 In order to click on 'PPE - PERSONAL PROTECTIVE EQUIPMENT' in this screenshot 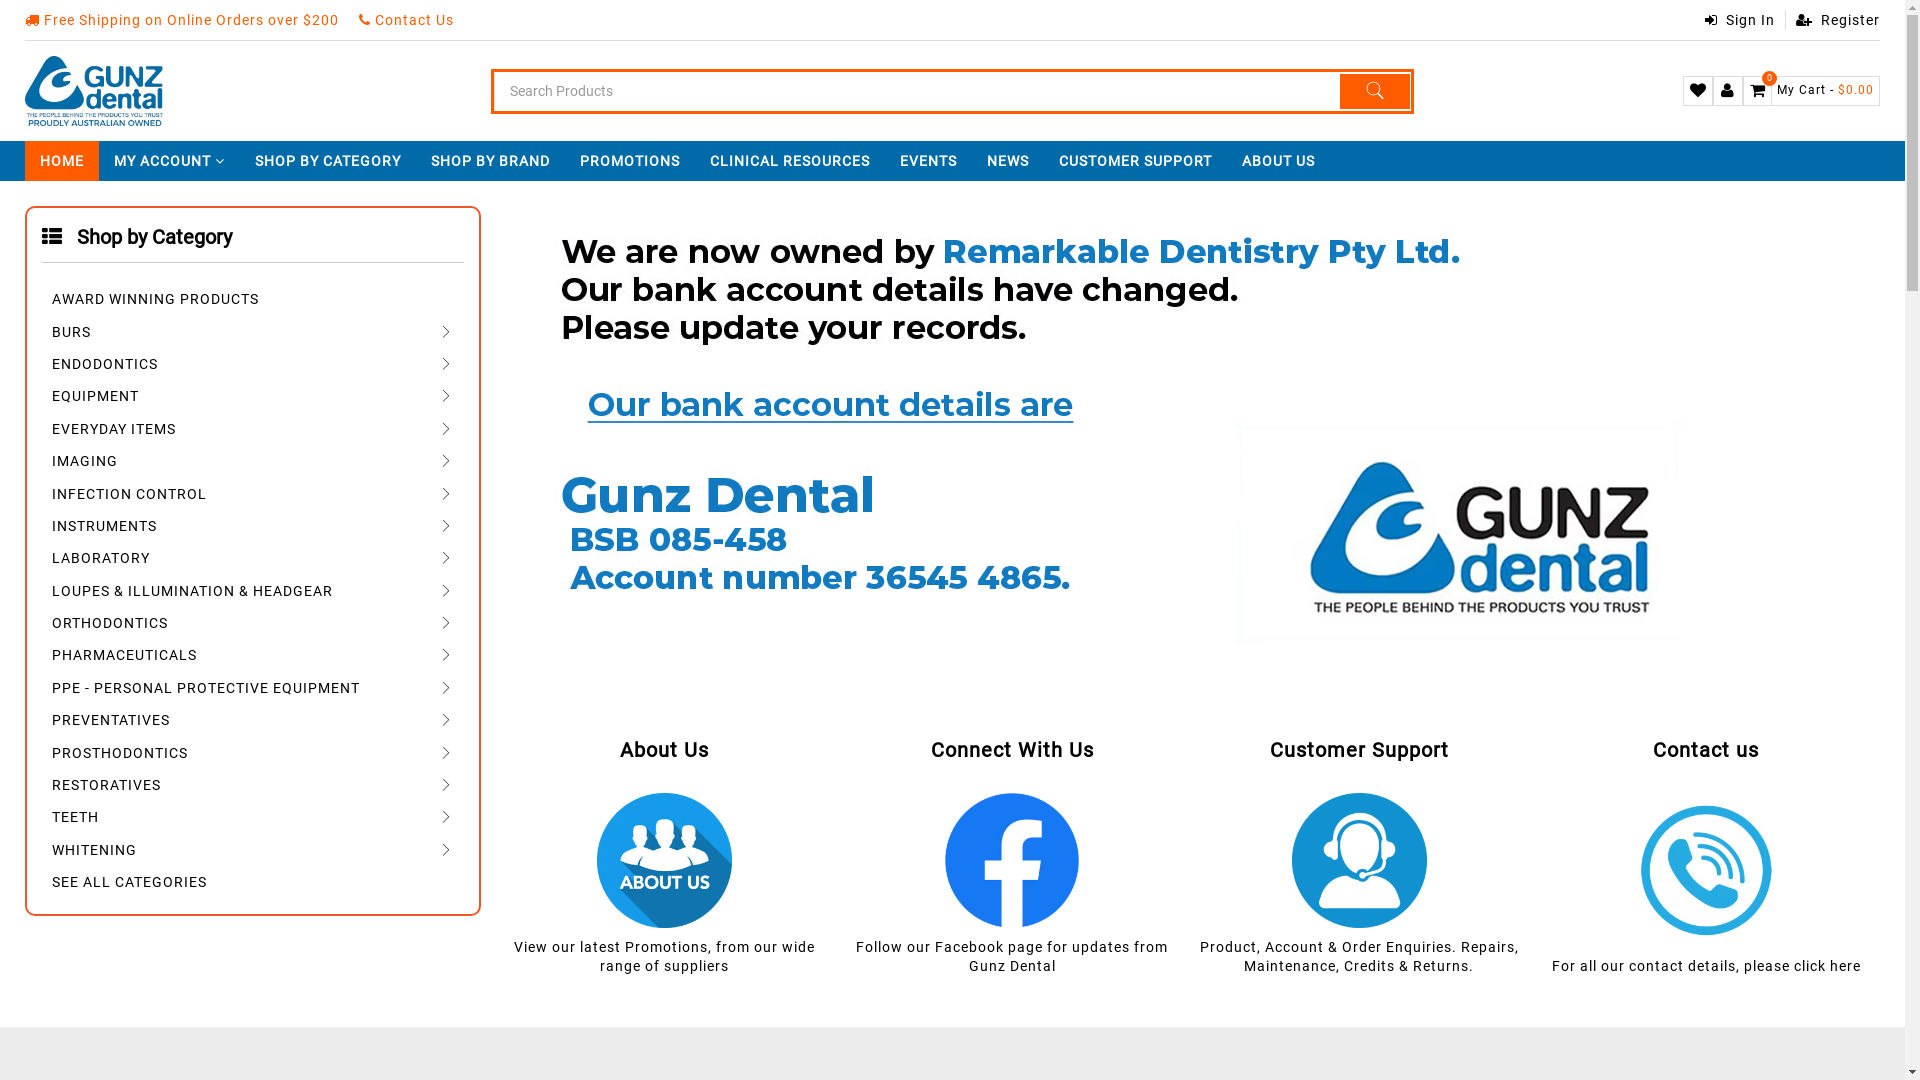, I will do `click(252, 686)`.